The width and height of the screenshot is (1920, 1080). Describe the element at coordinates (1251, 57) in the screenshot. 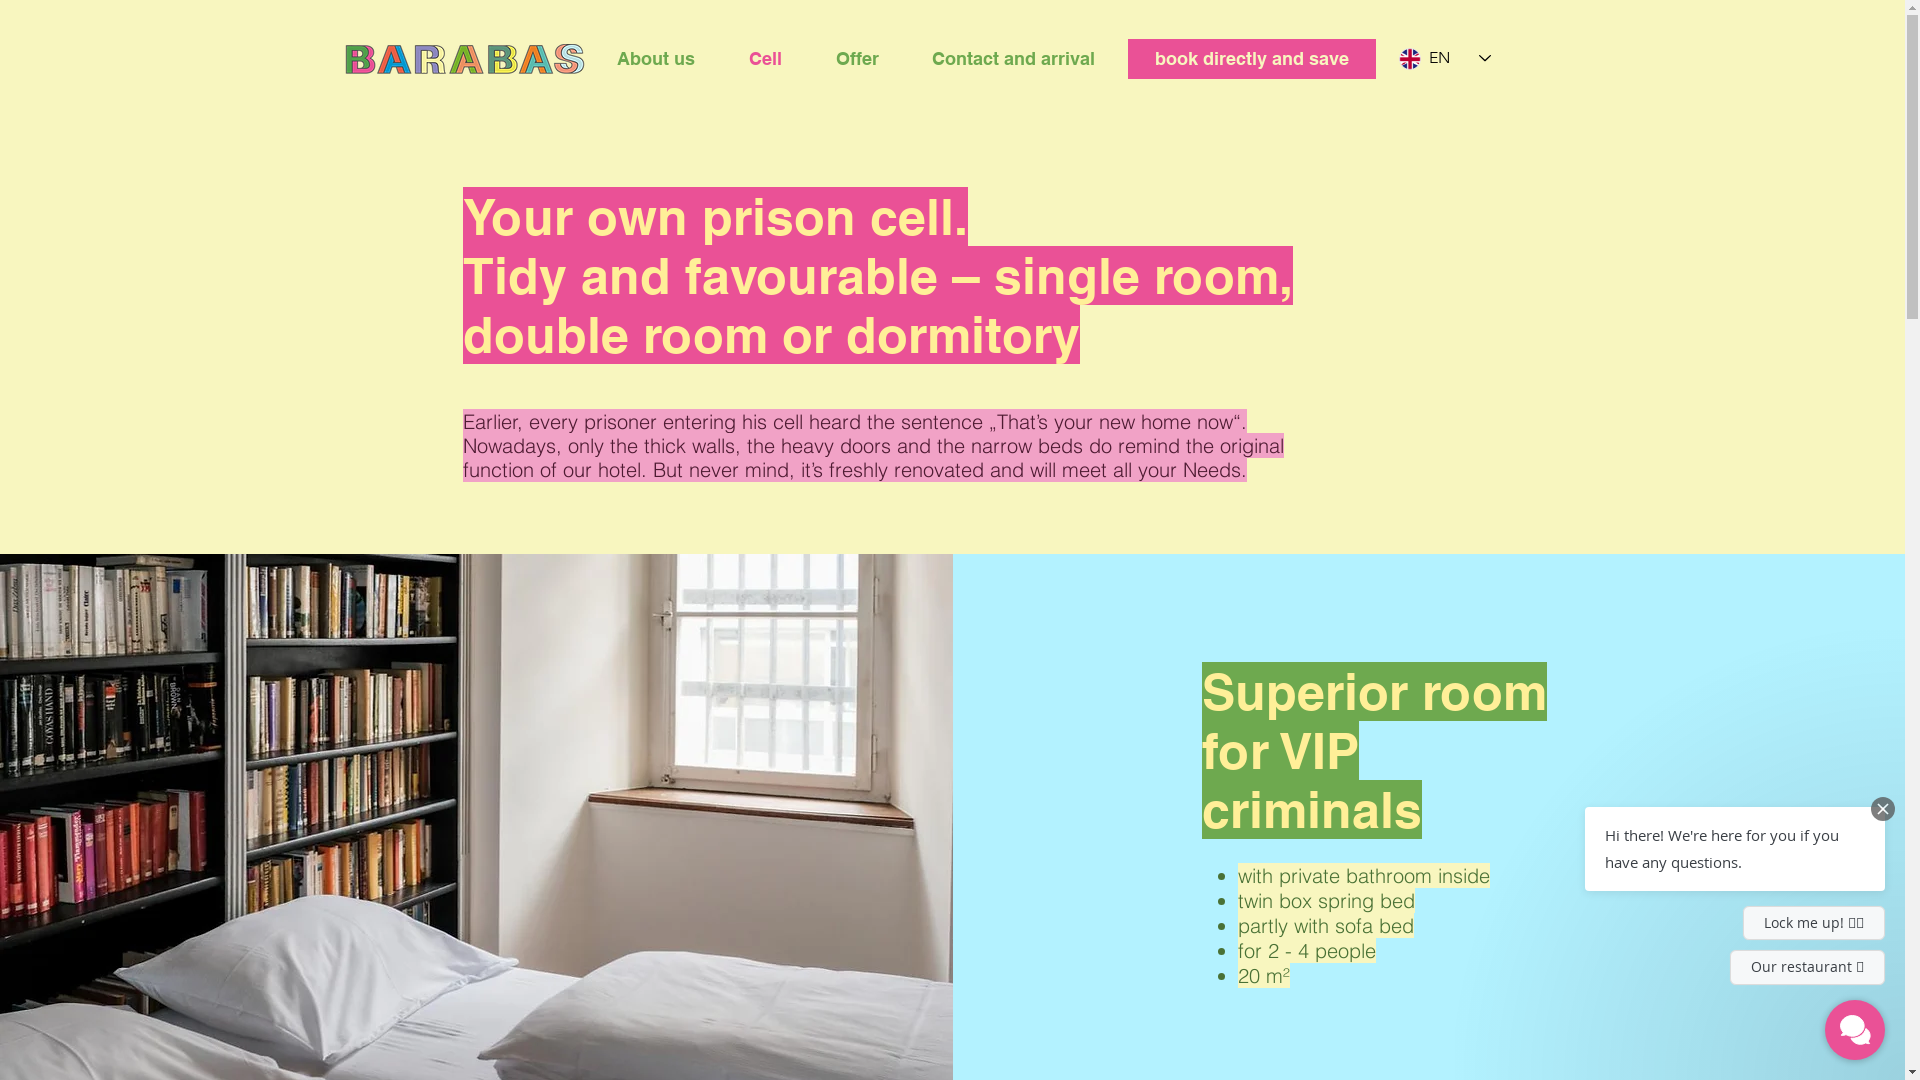

I see `'book directly and save'` at that location.